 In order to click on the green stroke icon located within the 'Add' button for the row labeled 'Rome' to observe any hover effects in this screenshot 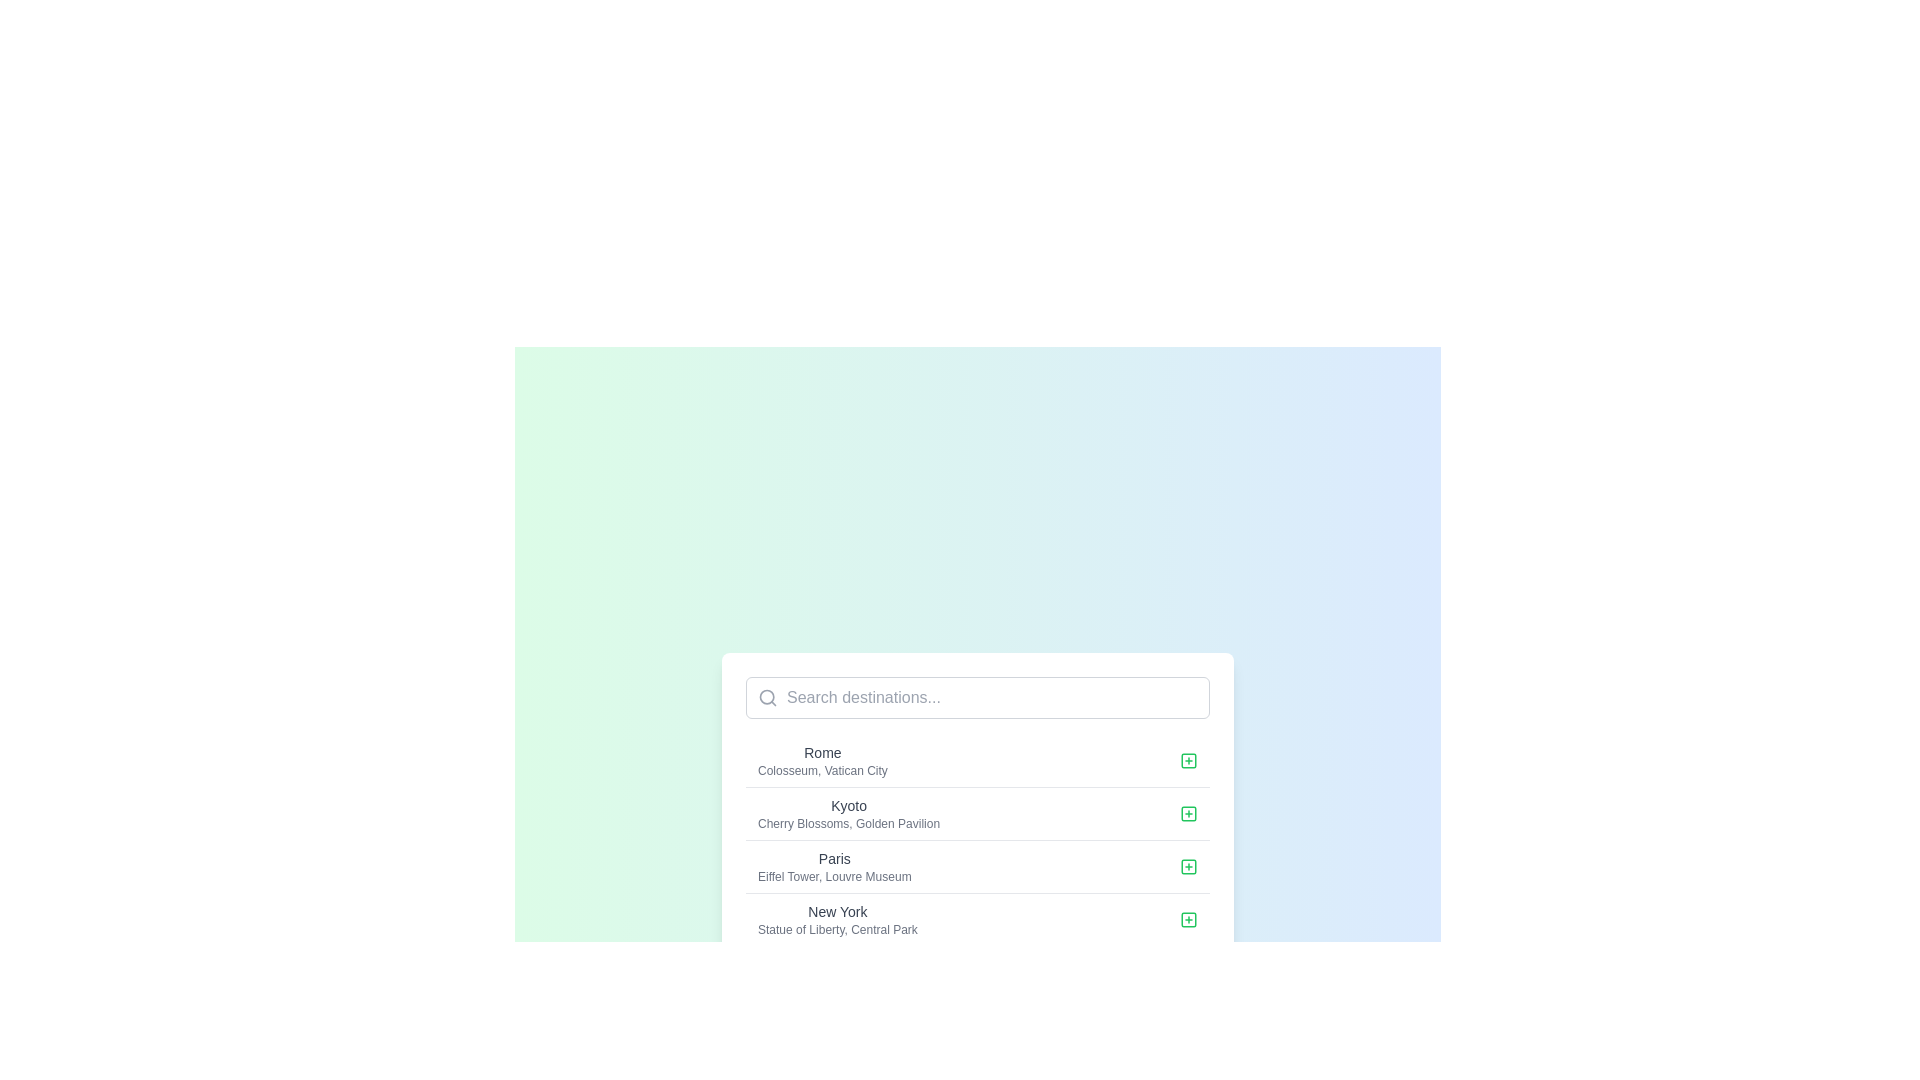, I will do `click(1189, 760)`.